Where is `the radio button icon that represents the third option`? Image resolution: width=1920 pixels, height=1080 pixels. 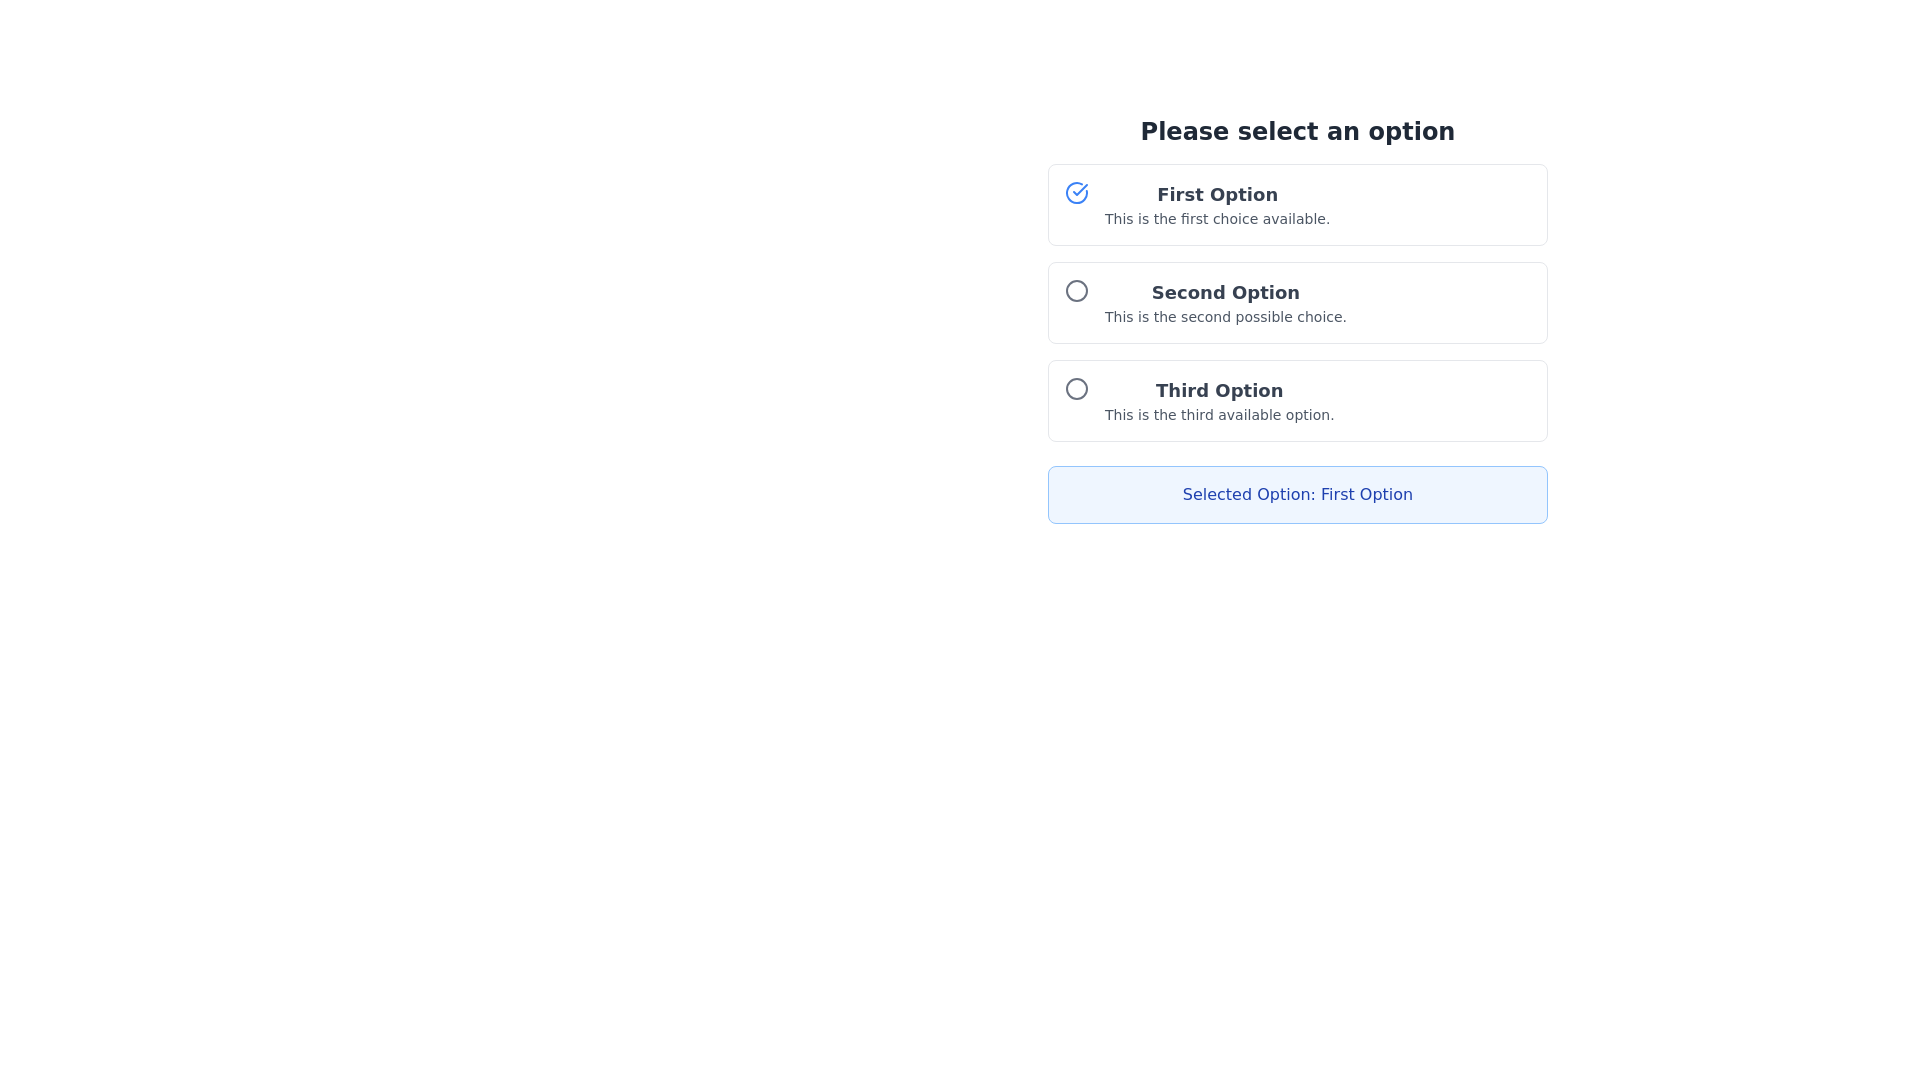
the radio button icon that represents the third option is located at coordinates (1075, 401).